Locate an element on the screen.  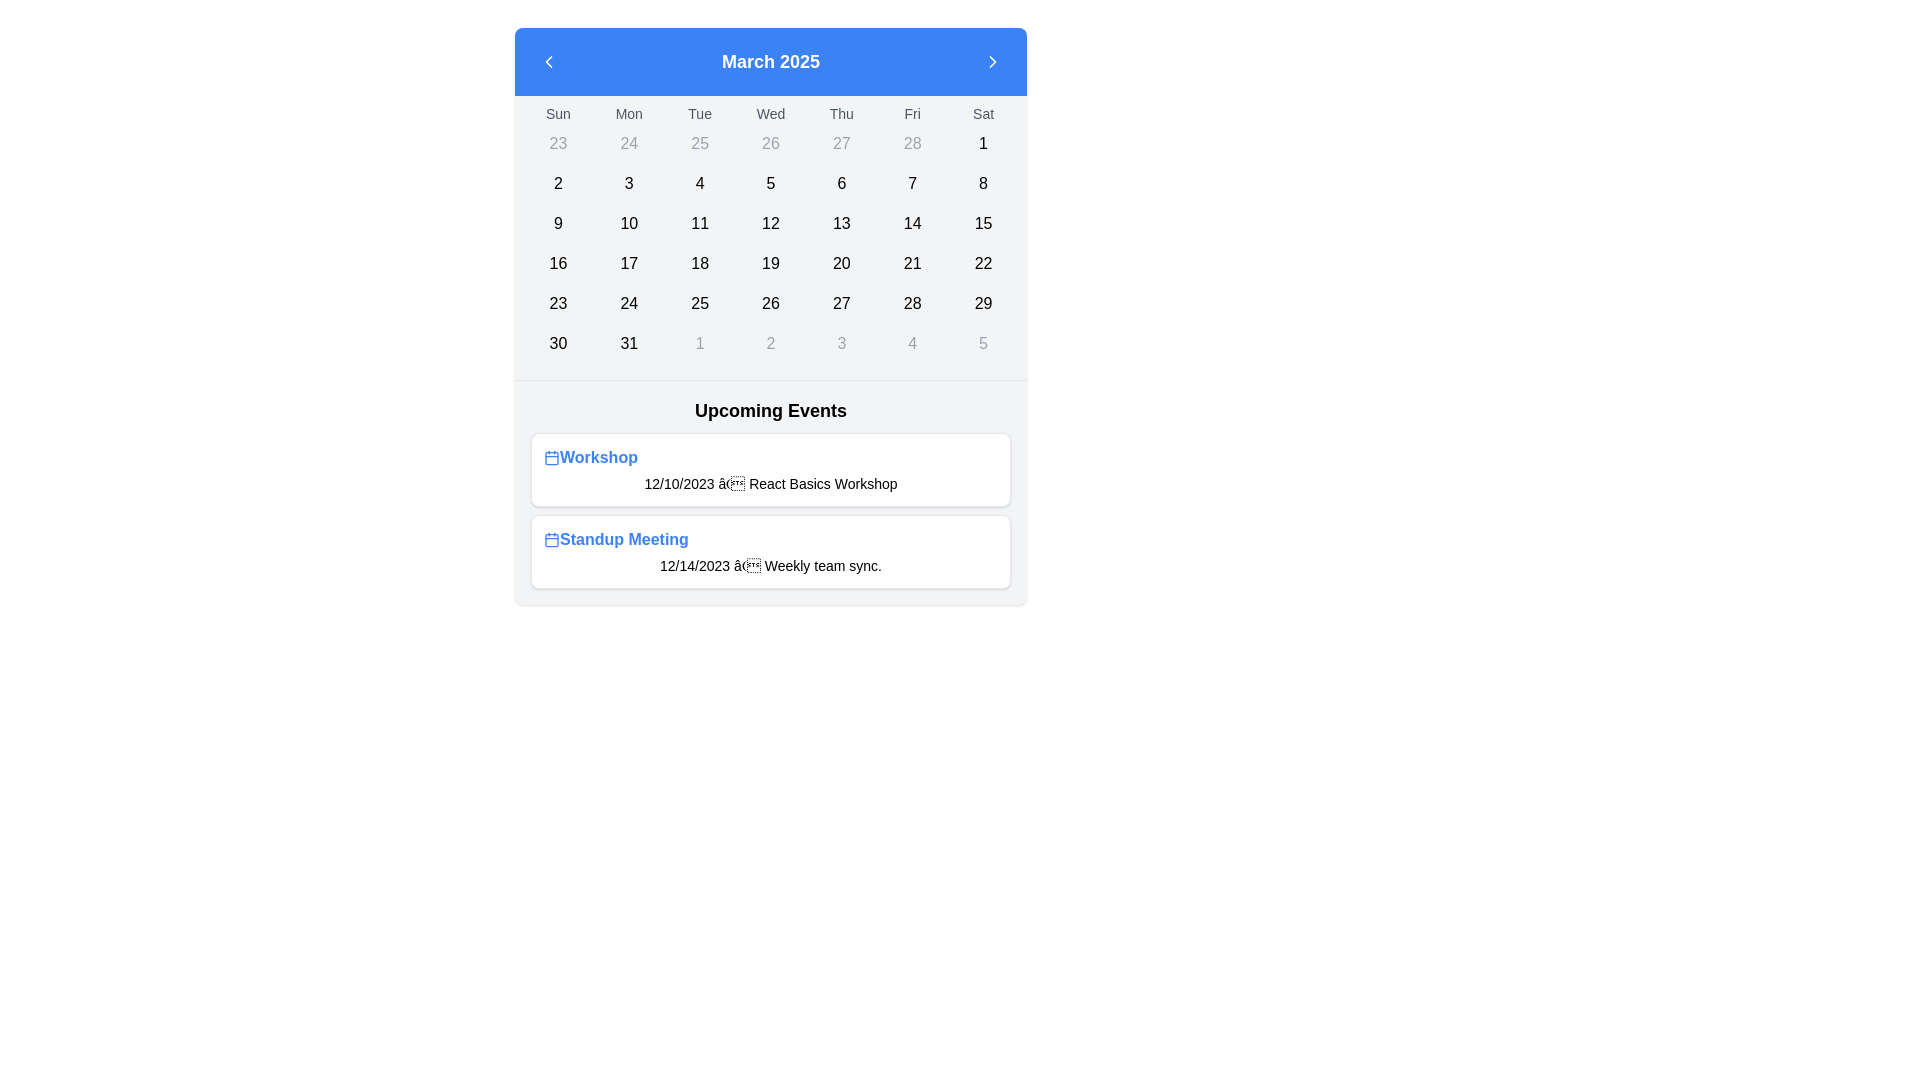
the first day of the month button in the calendar interface, located under the 'Sat' column is located at coordinates (983, 142).